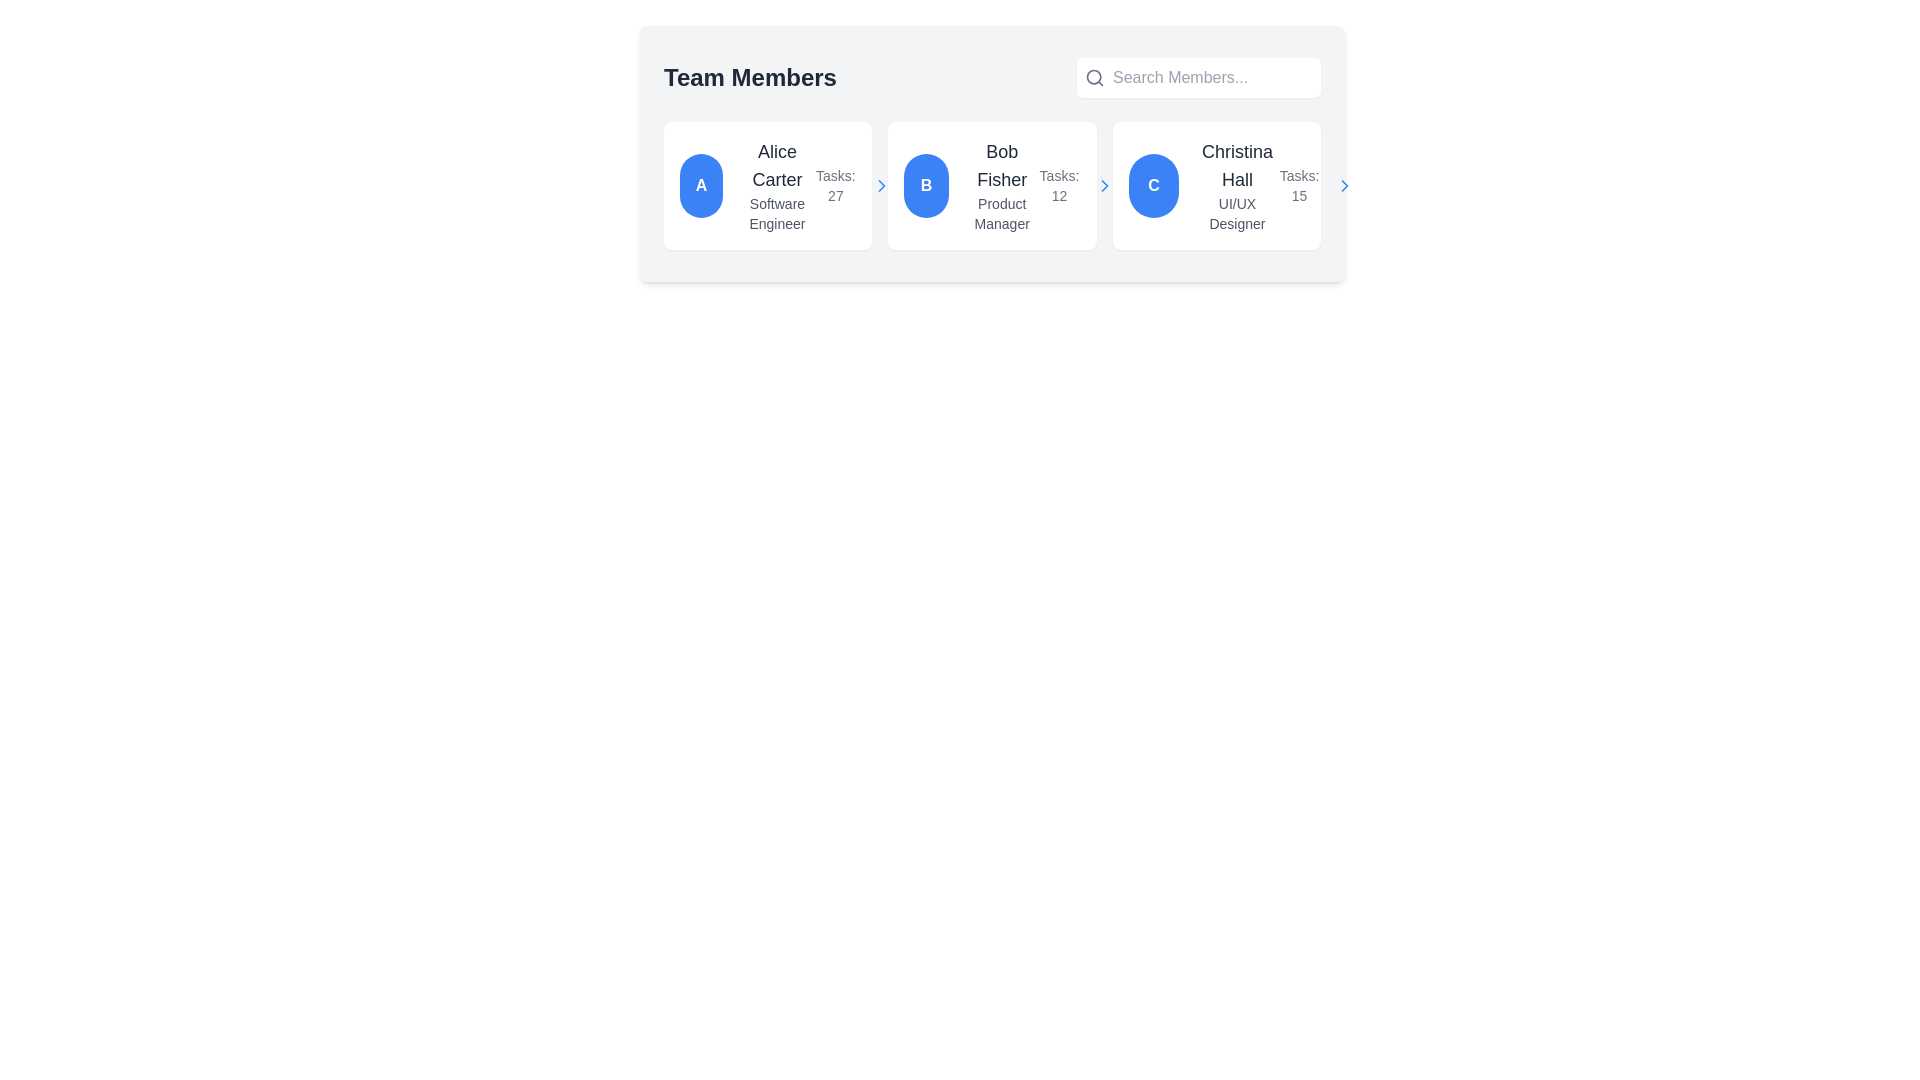 This screenshot has height=1080, width=1920. I want to click on the text label displaying 'Bob Fisher', which is styled in a larger, medium weight dark gray font, located within a card-like component in a horizontal member list, so click(1002, 164).